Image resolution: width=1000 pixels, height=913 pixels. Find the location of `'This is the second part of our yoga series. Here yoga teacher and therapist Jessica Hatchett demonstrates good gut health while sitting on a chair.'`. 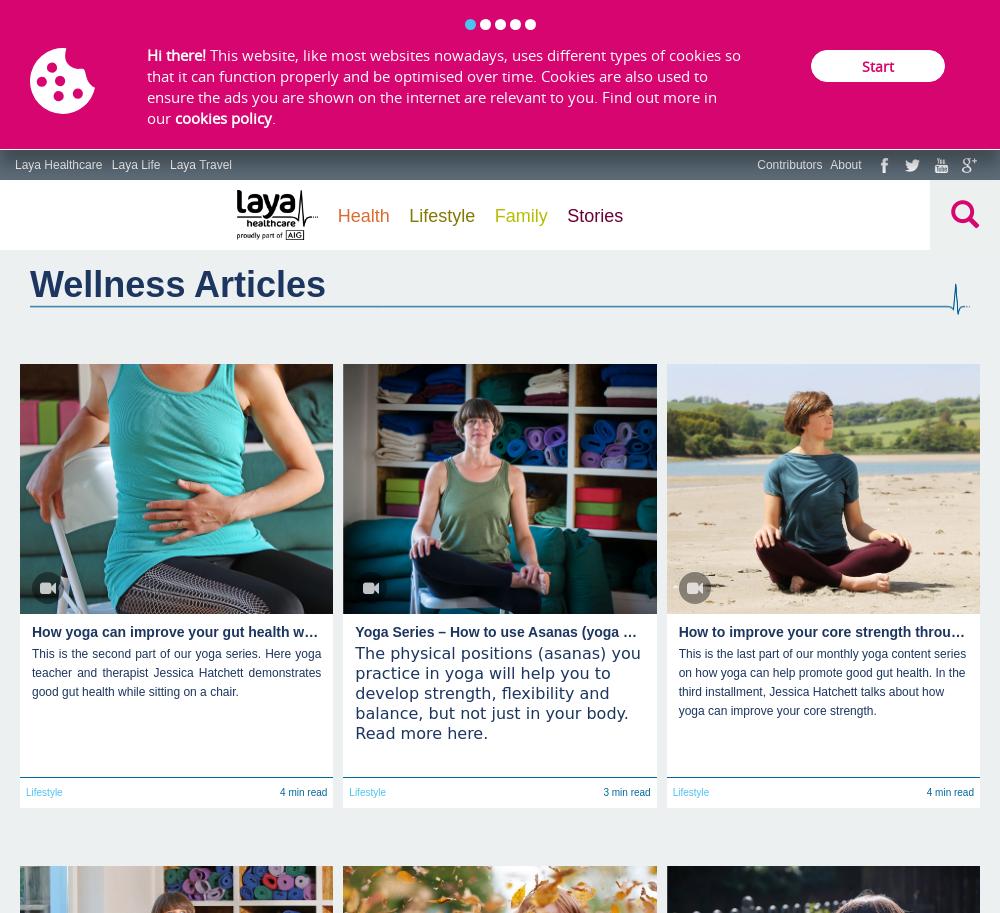

'This is the second part of our yoga series. Here yoga teacher and therapist Jessica Hatchett demonstrates good gut health while sitting on a chair.' is located at coordinates (176, 672).